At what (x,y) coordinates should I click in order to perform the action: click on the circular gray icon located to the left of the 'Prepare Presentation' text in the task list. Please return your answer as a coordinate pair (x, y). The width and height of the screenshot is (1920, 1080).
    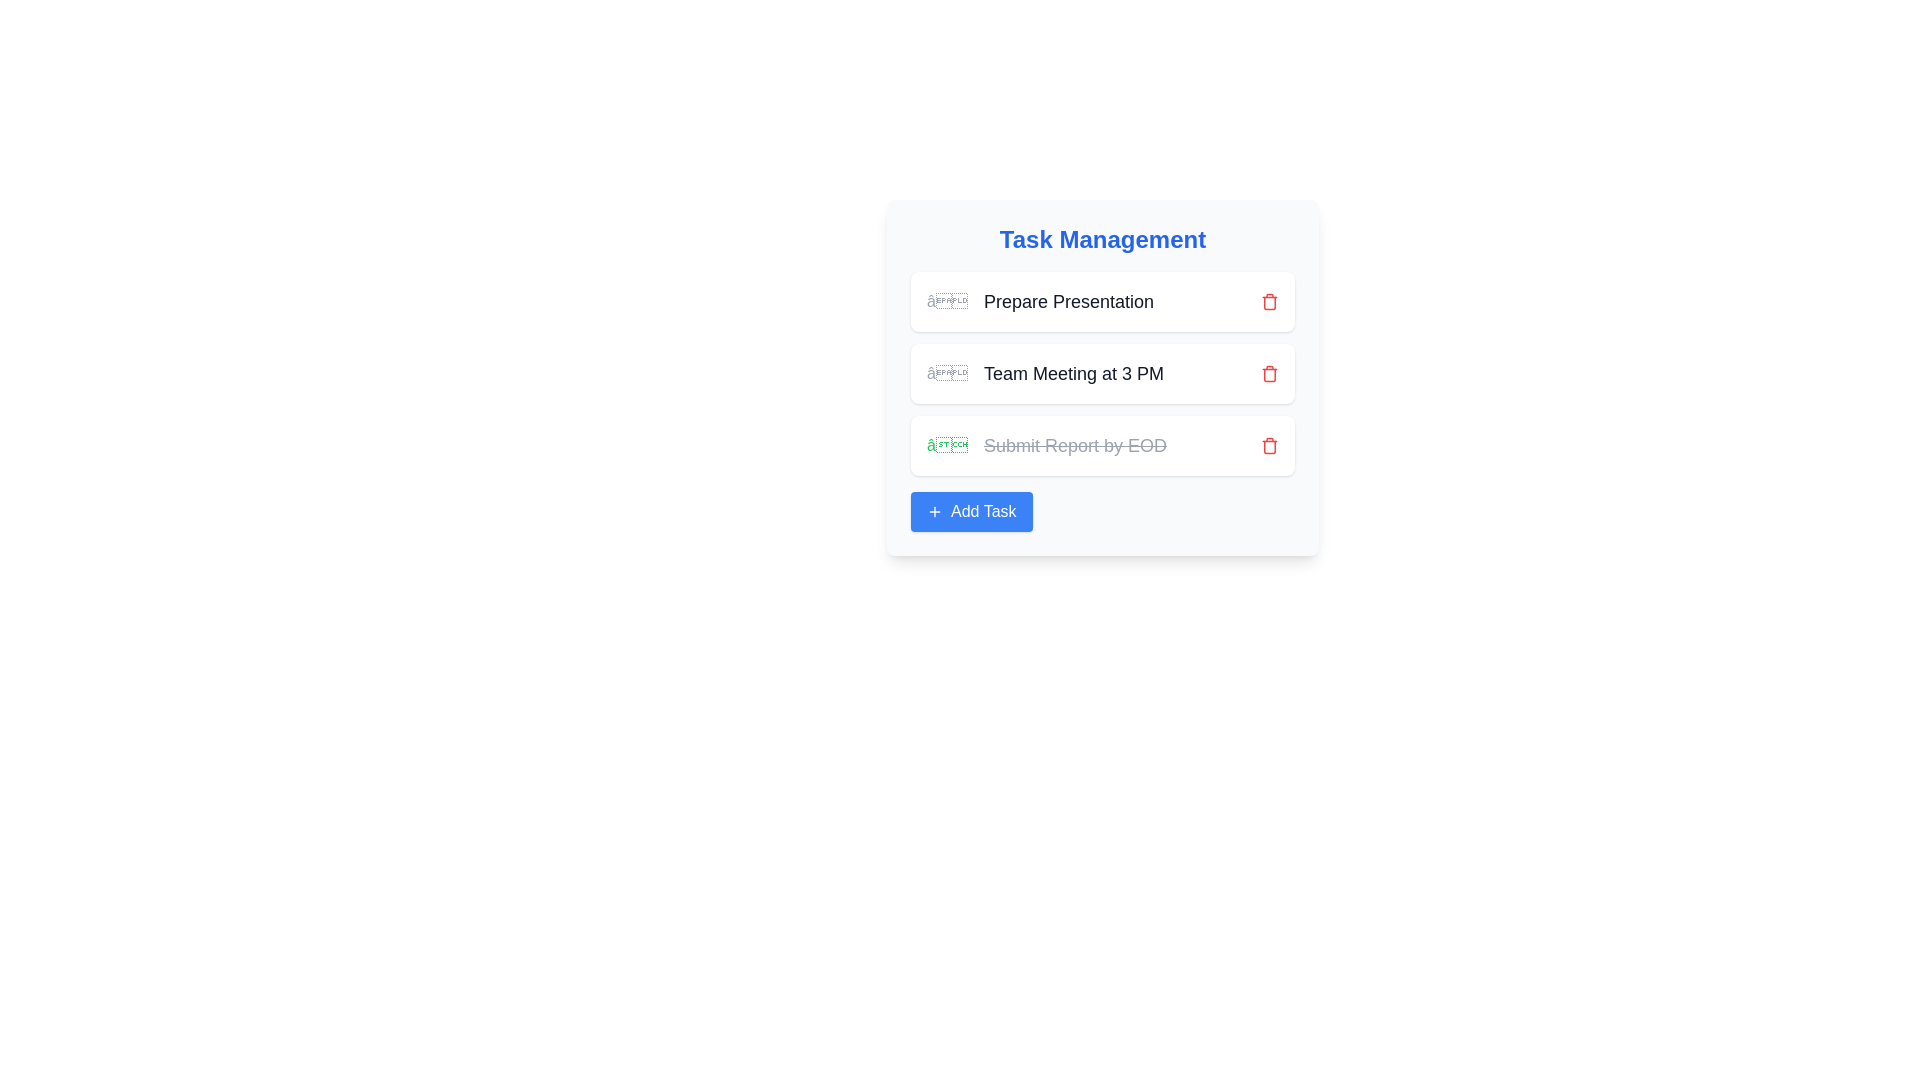
    Looking at the image, I should click on (946, 301).